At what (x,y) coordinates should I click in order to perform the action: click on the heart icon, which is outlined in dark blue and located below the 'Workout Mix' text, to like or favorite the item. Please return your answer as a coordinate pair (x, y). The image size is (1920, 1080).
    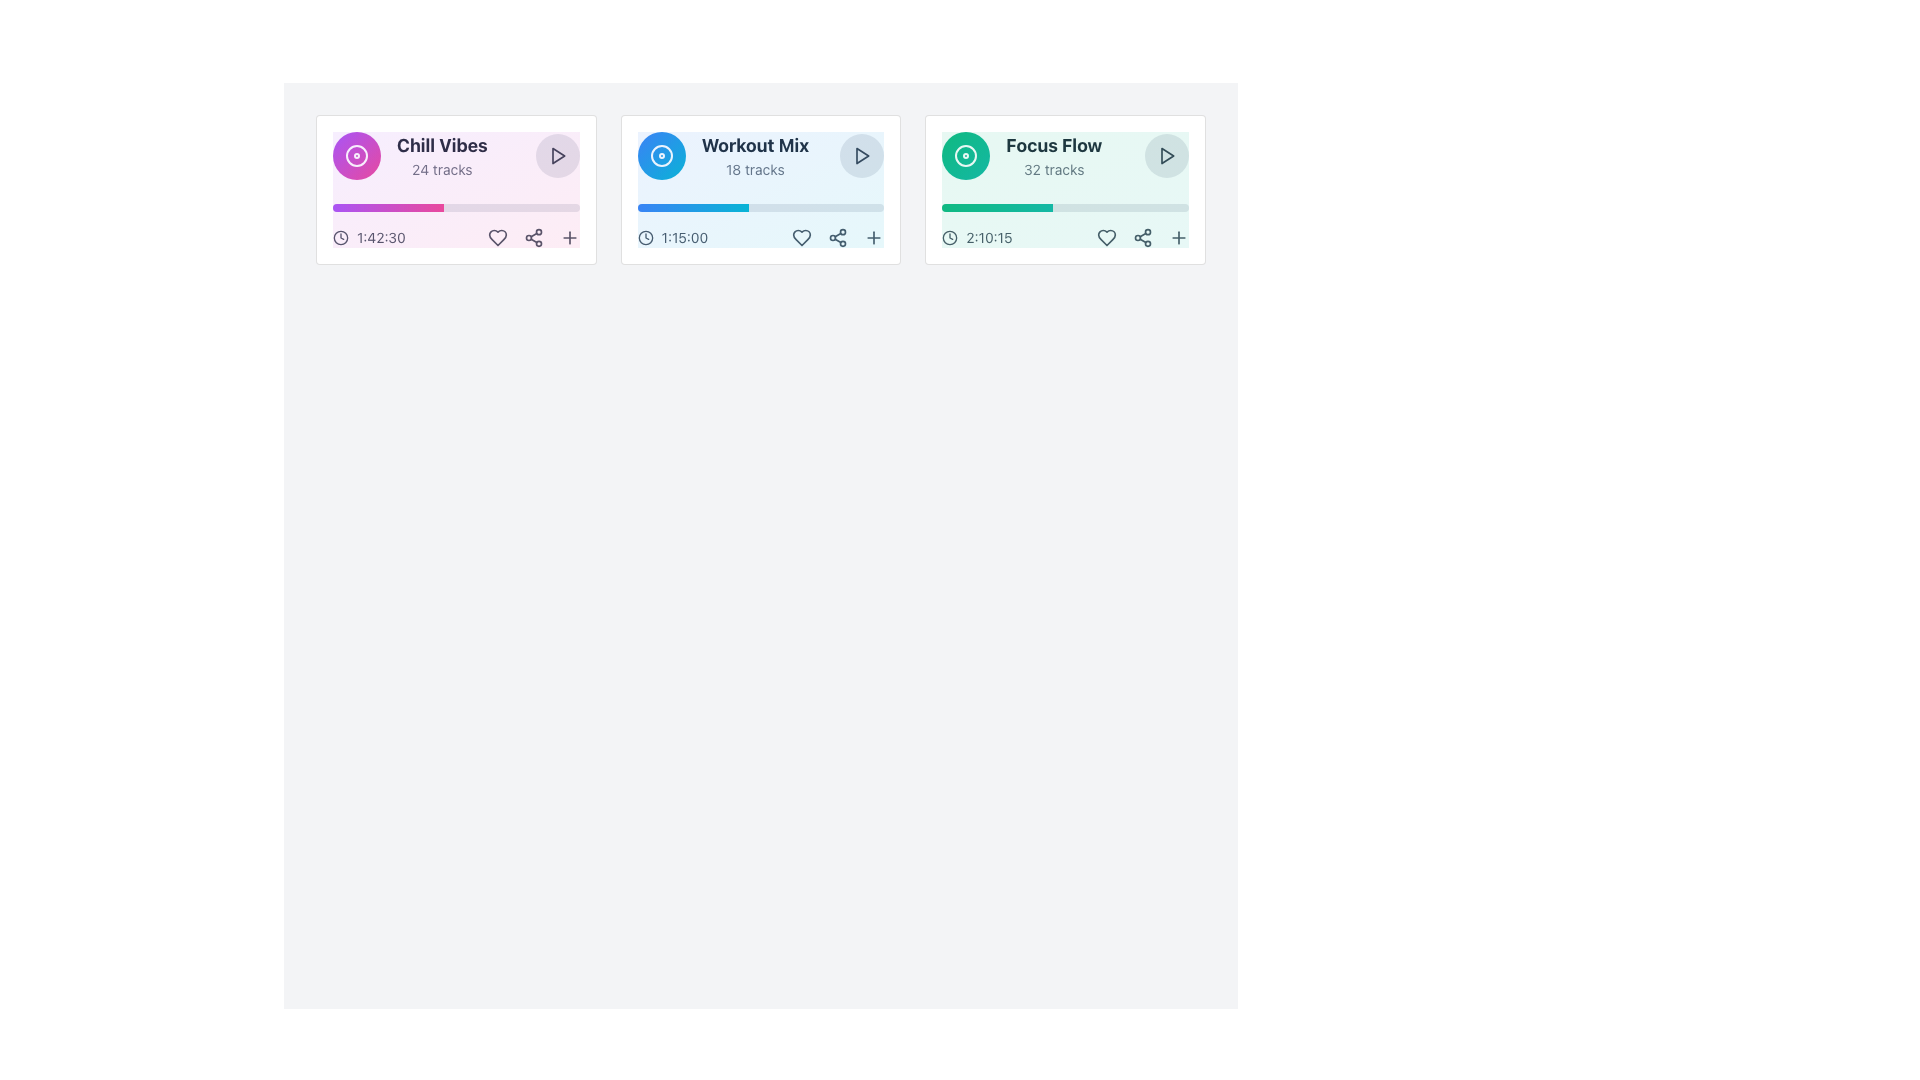
    Looking at the image, I should click on (802, 237).